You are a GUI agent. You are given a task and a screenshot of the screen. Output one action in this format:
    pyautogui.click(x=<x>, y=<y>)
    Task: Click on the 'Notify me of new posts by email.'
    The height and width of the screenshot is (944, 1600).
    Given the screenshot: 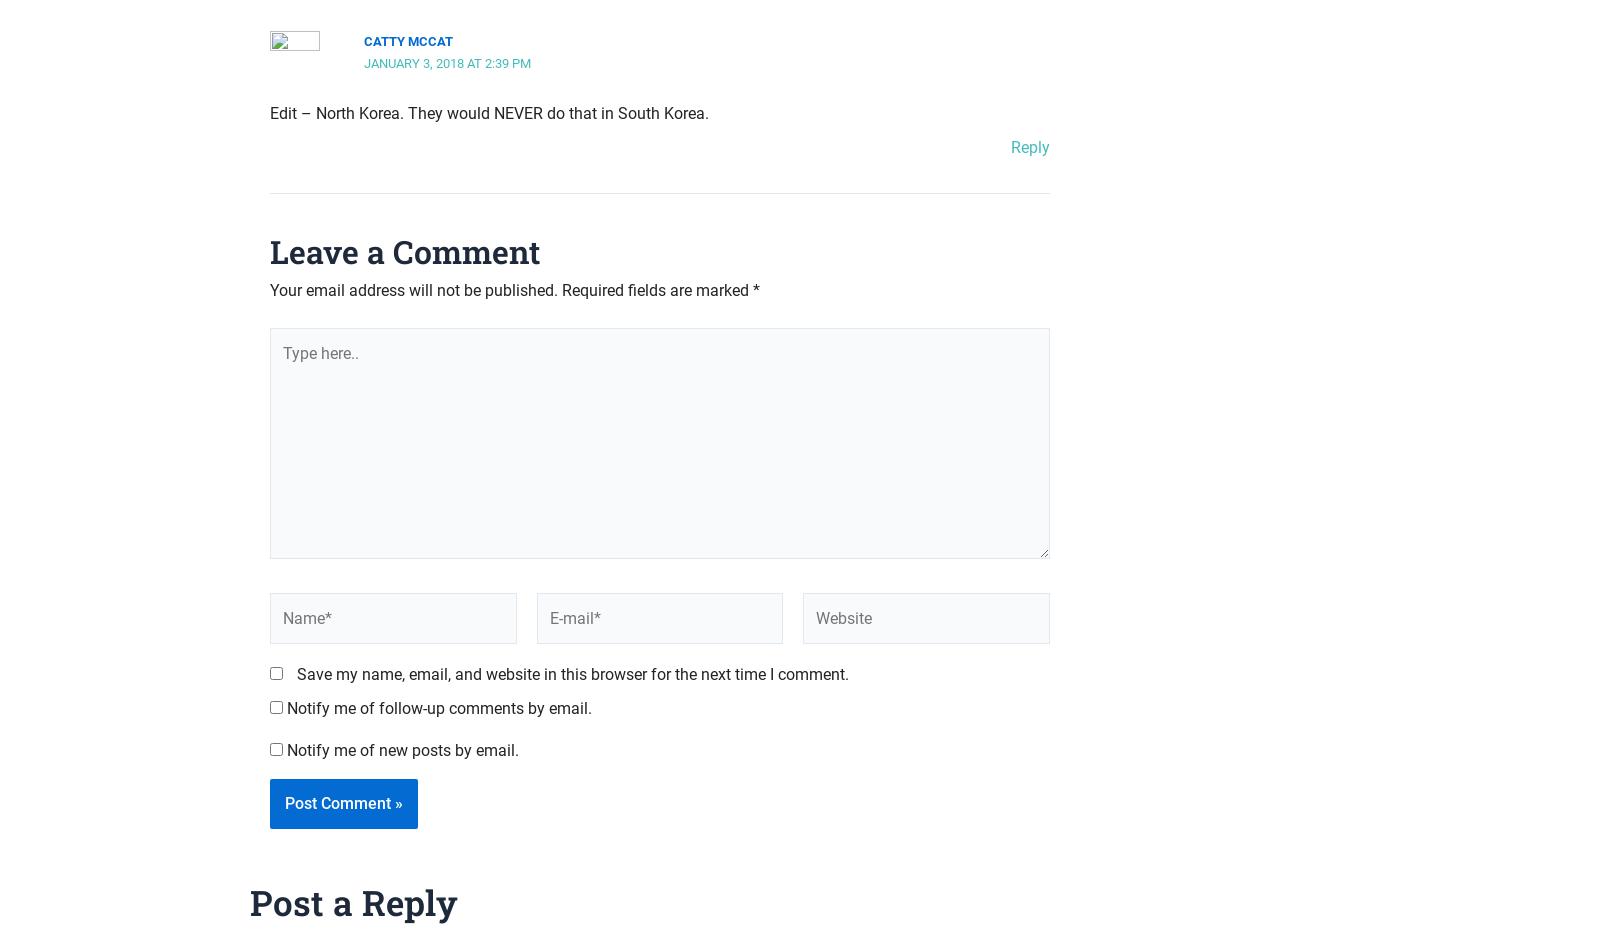 What is the action you would take?
    pyautogui.click(x=402, y=749)
    